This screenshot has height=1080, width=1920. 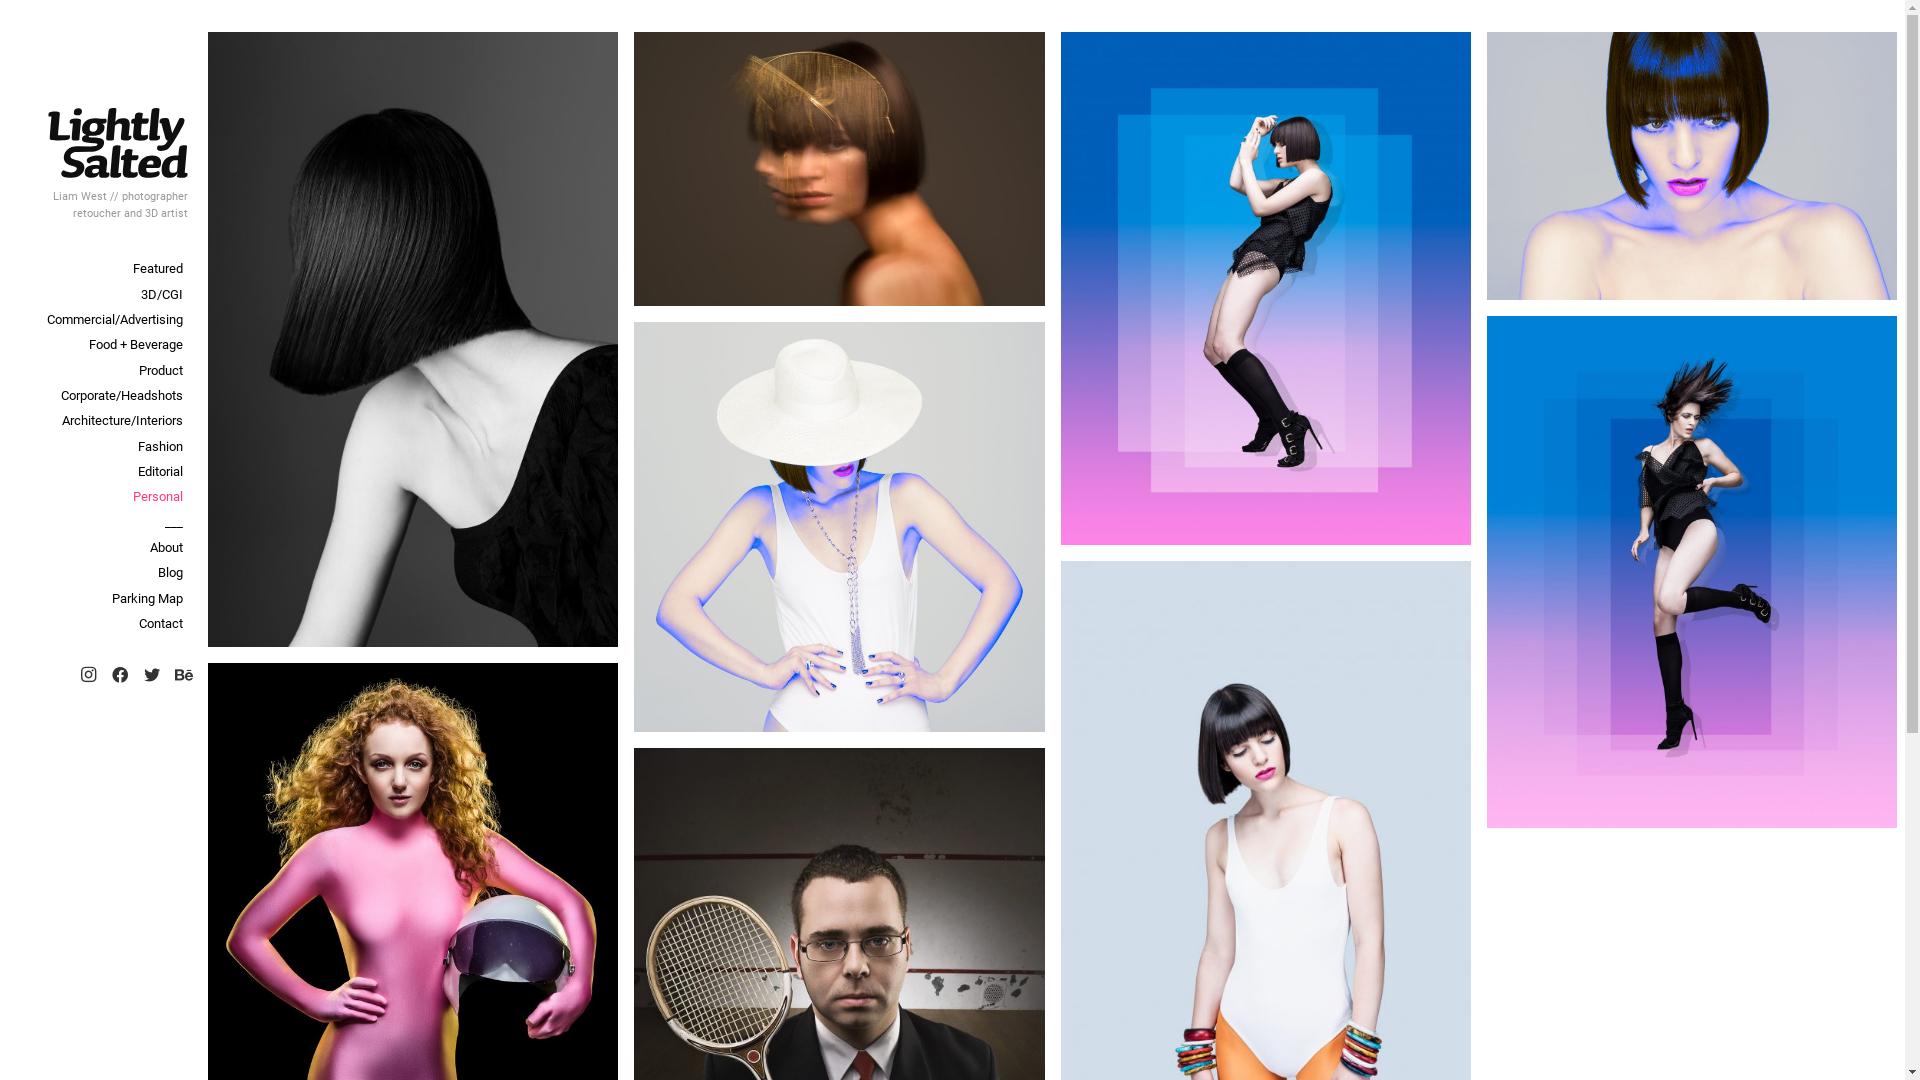 I want to click on '116-LilyHabermehl_1234_web', so click(x=1691, y=572).